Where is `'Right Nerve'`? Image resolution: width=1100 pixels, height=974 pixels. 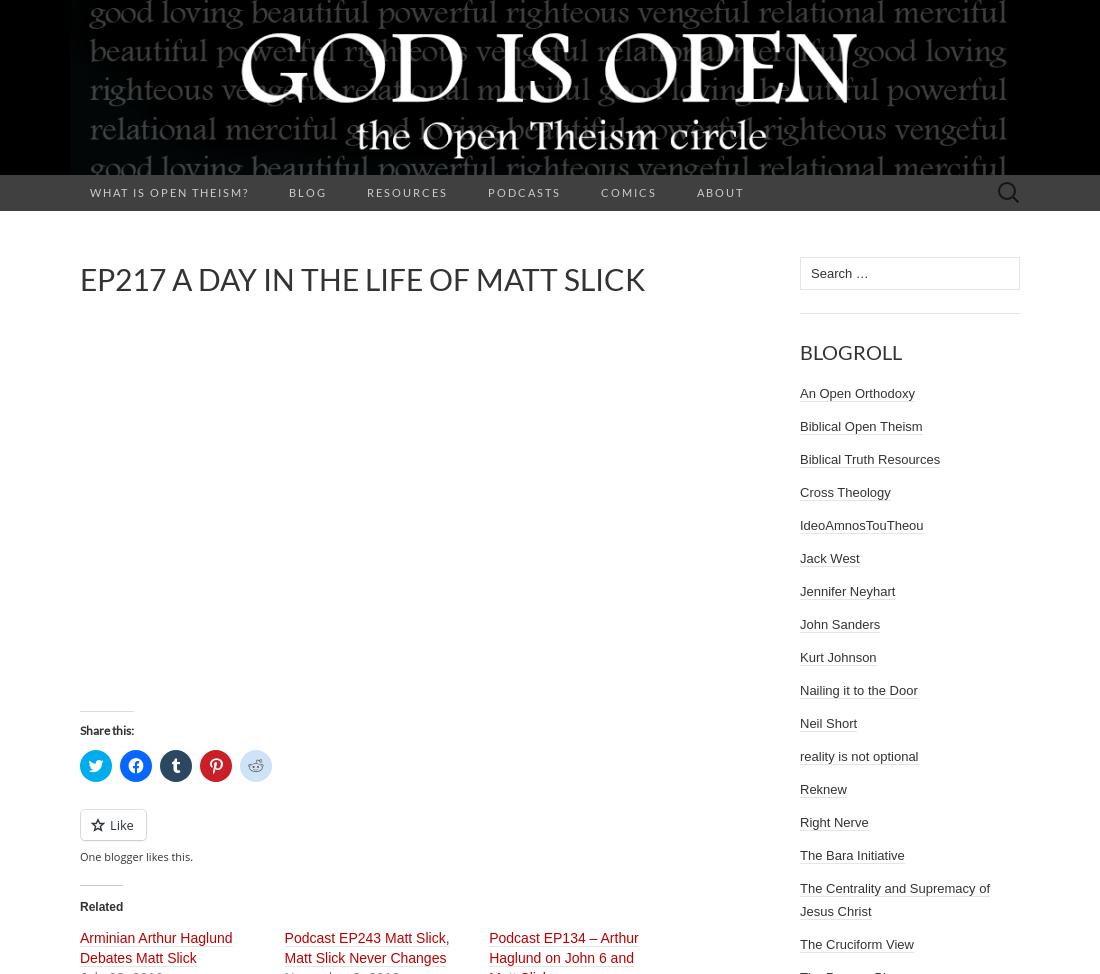
'Right Nerve' is located at coordinates (833, 822).